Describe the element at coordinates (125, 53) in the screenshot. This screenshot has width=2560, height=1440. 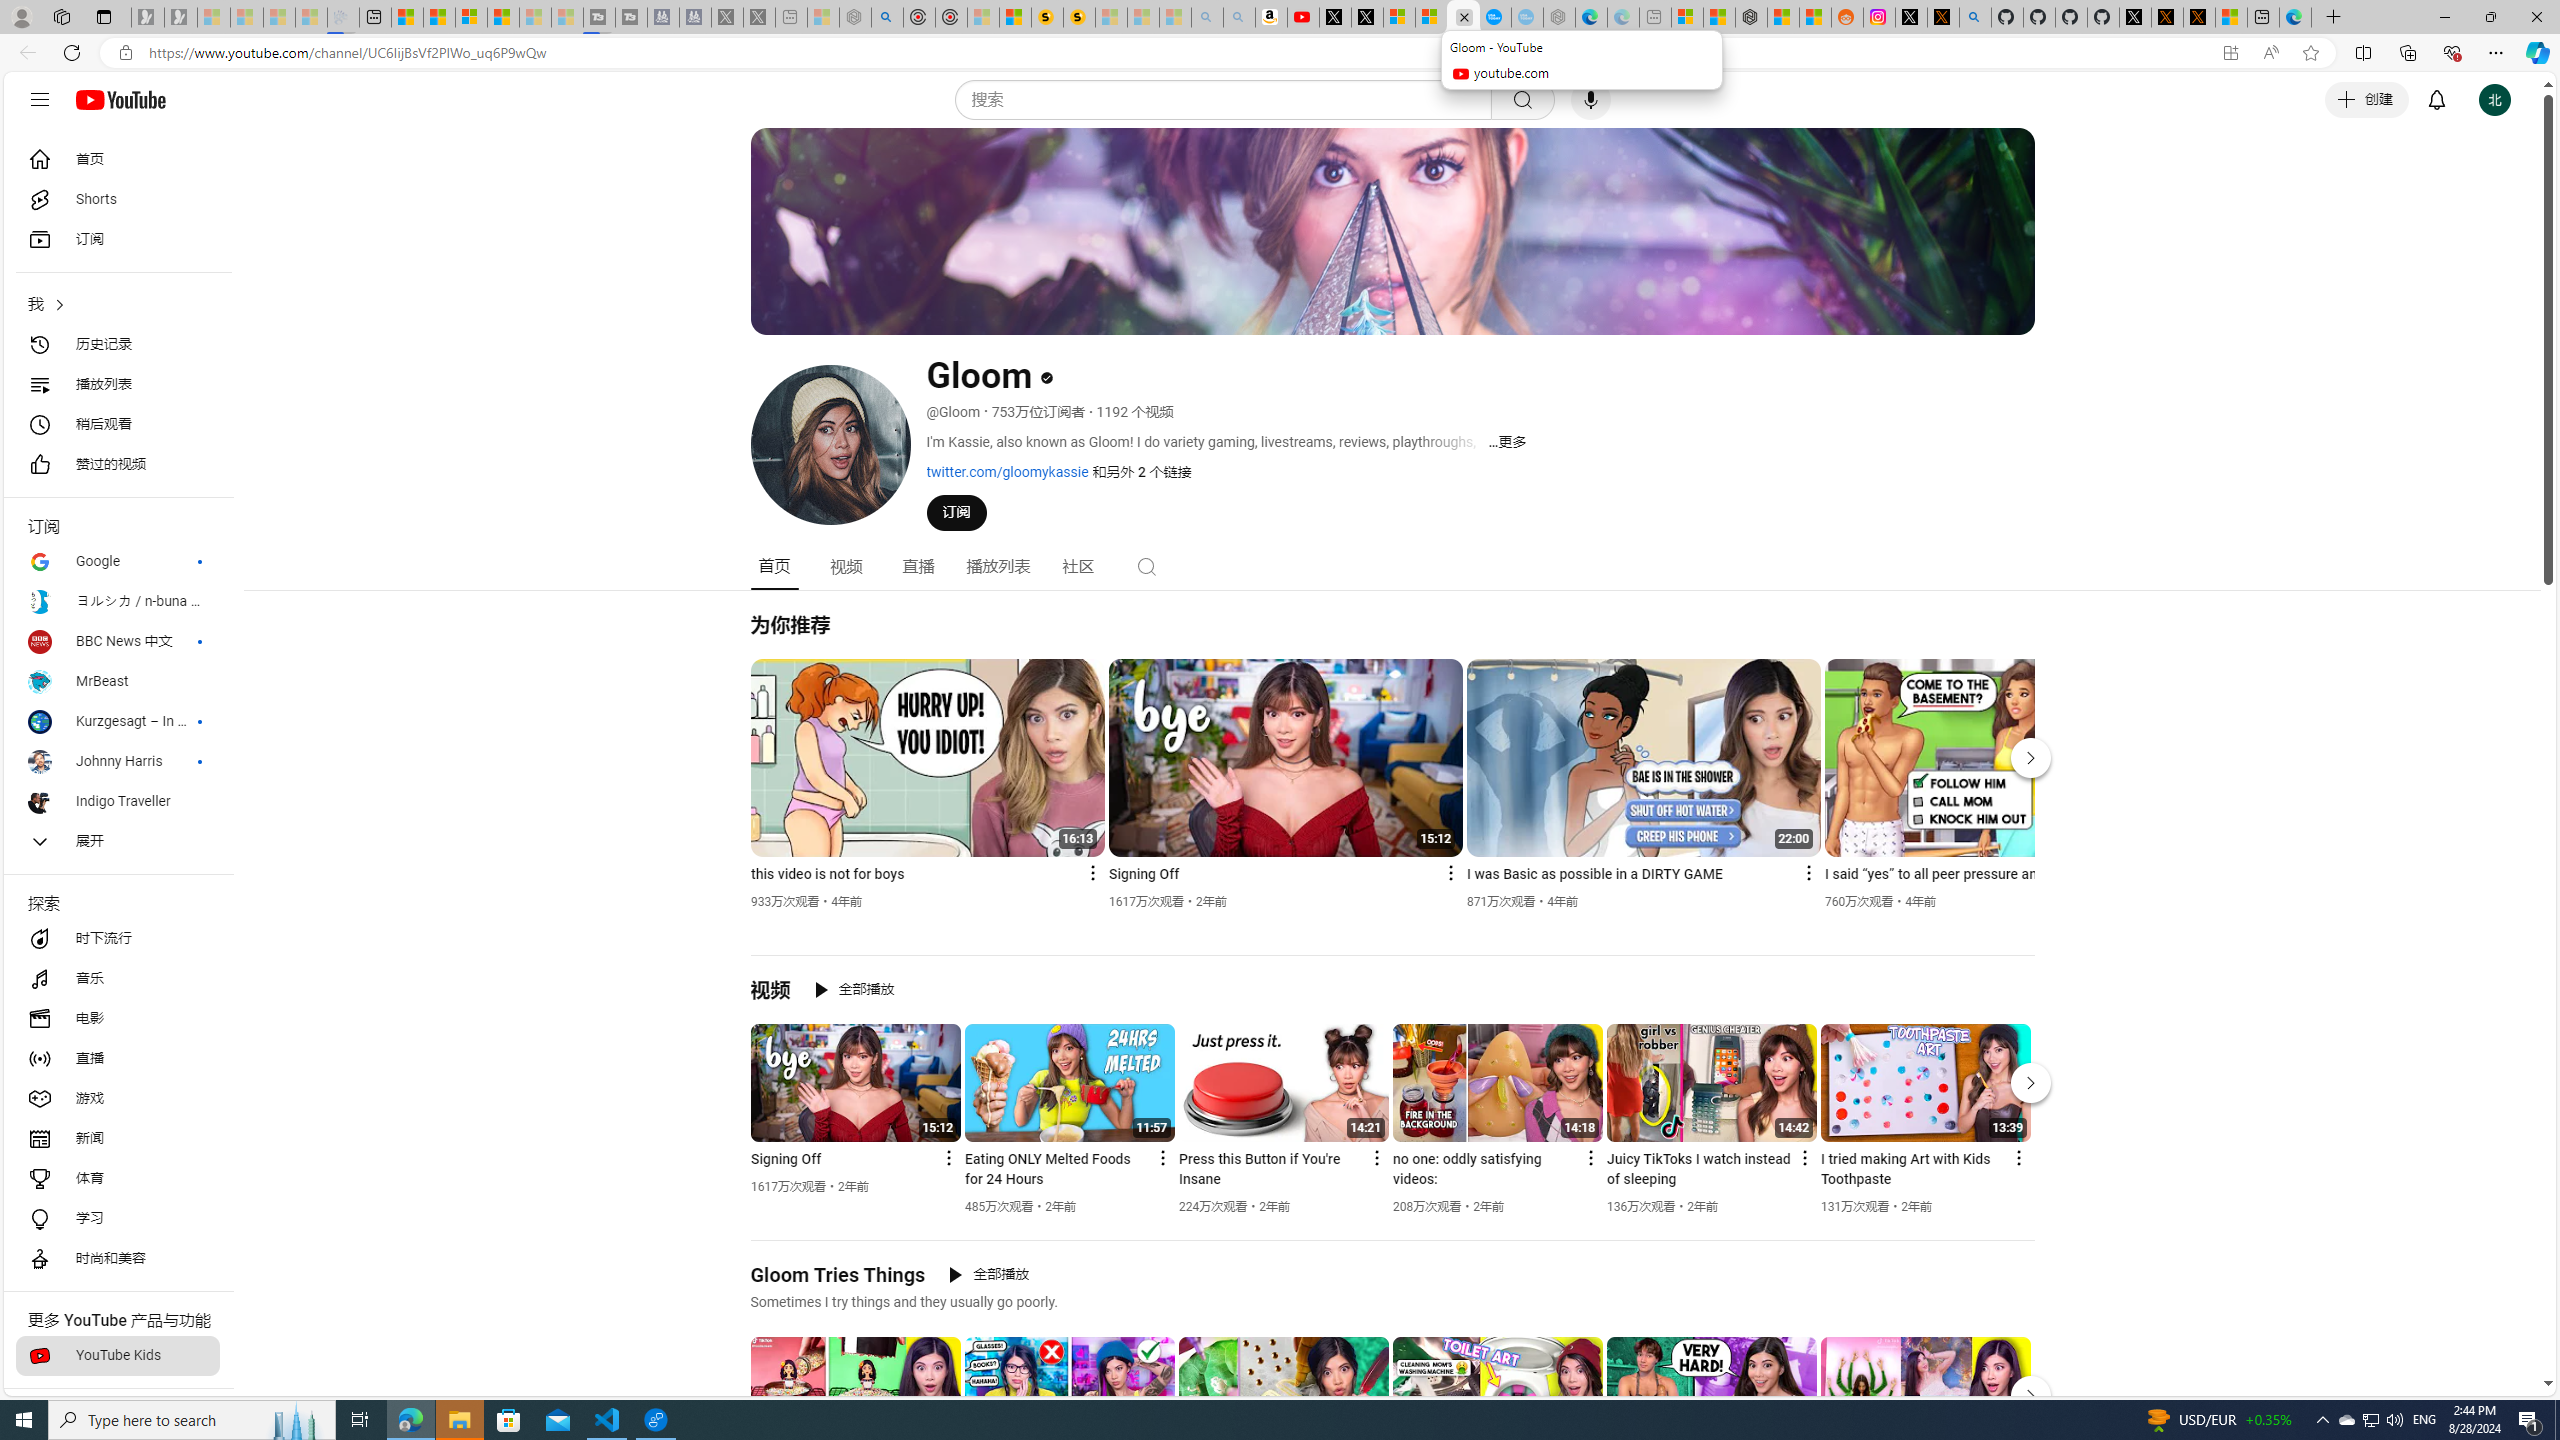
I see `'View site information'` at that location.